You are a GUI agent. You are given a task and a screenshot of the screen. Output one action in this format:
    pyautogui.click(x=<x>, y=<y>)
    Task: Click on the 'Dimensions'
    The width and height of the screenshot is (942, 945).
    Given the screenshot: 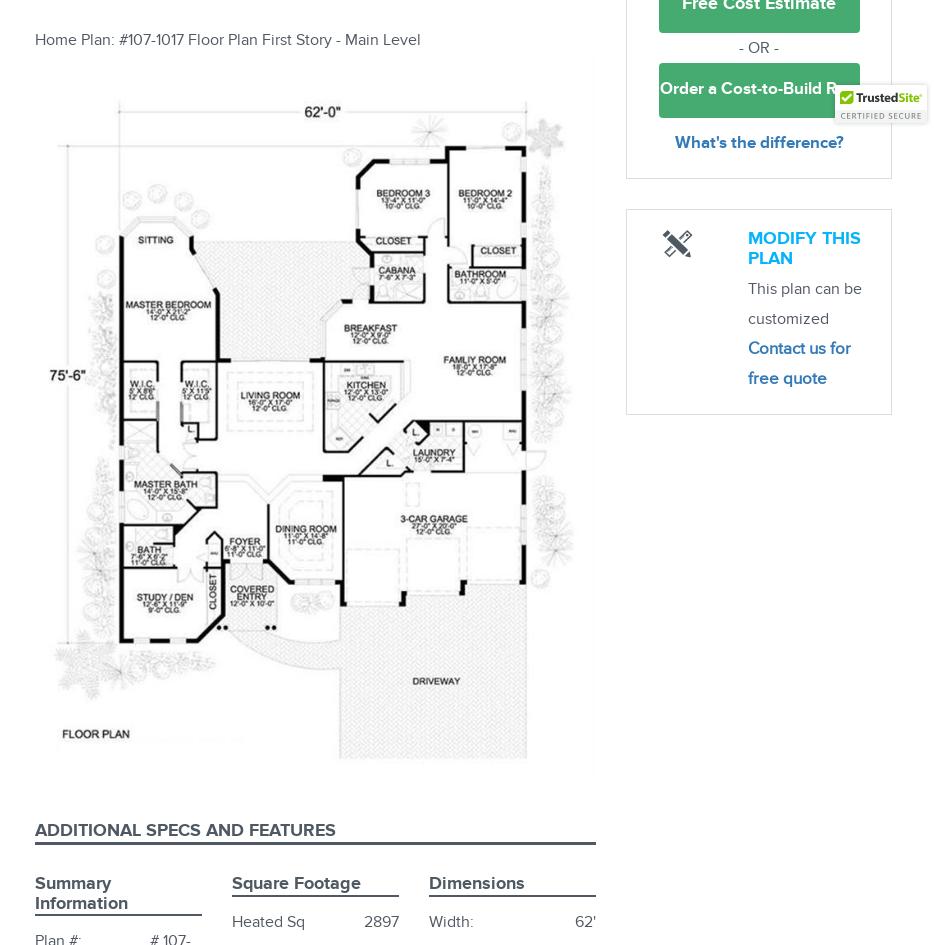 What is the action you would take?
    pyautogui.click(x=477, y=882)
    